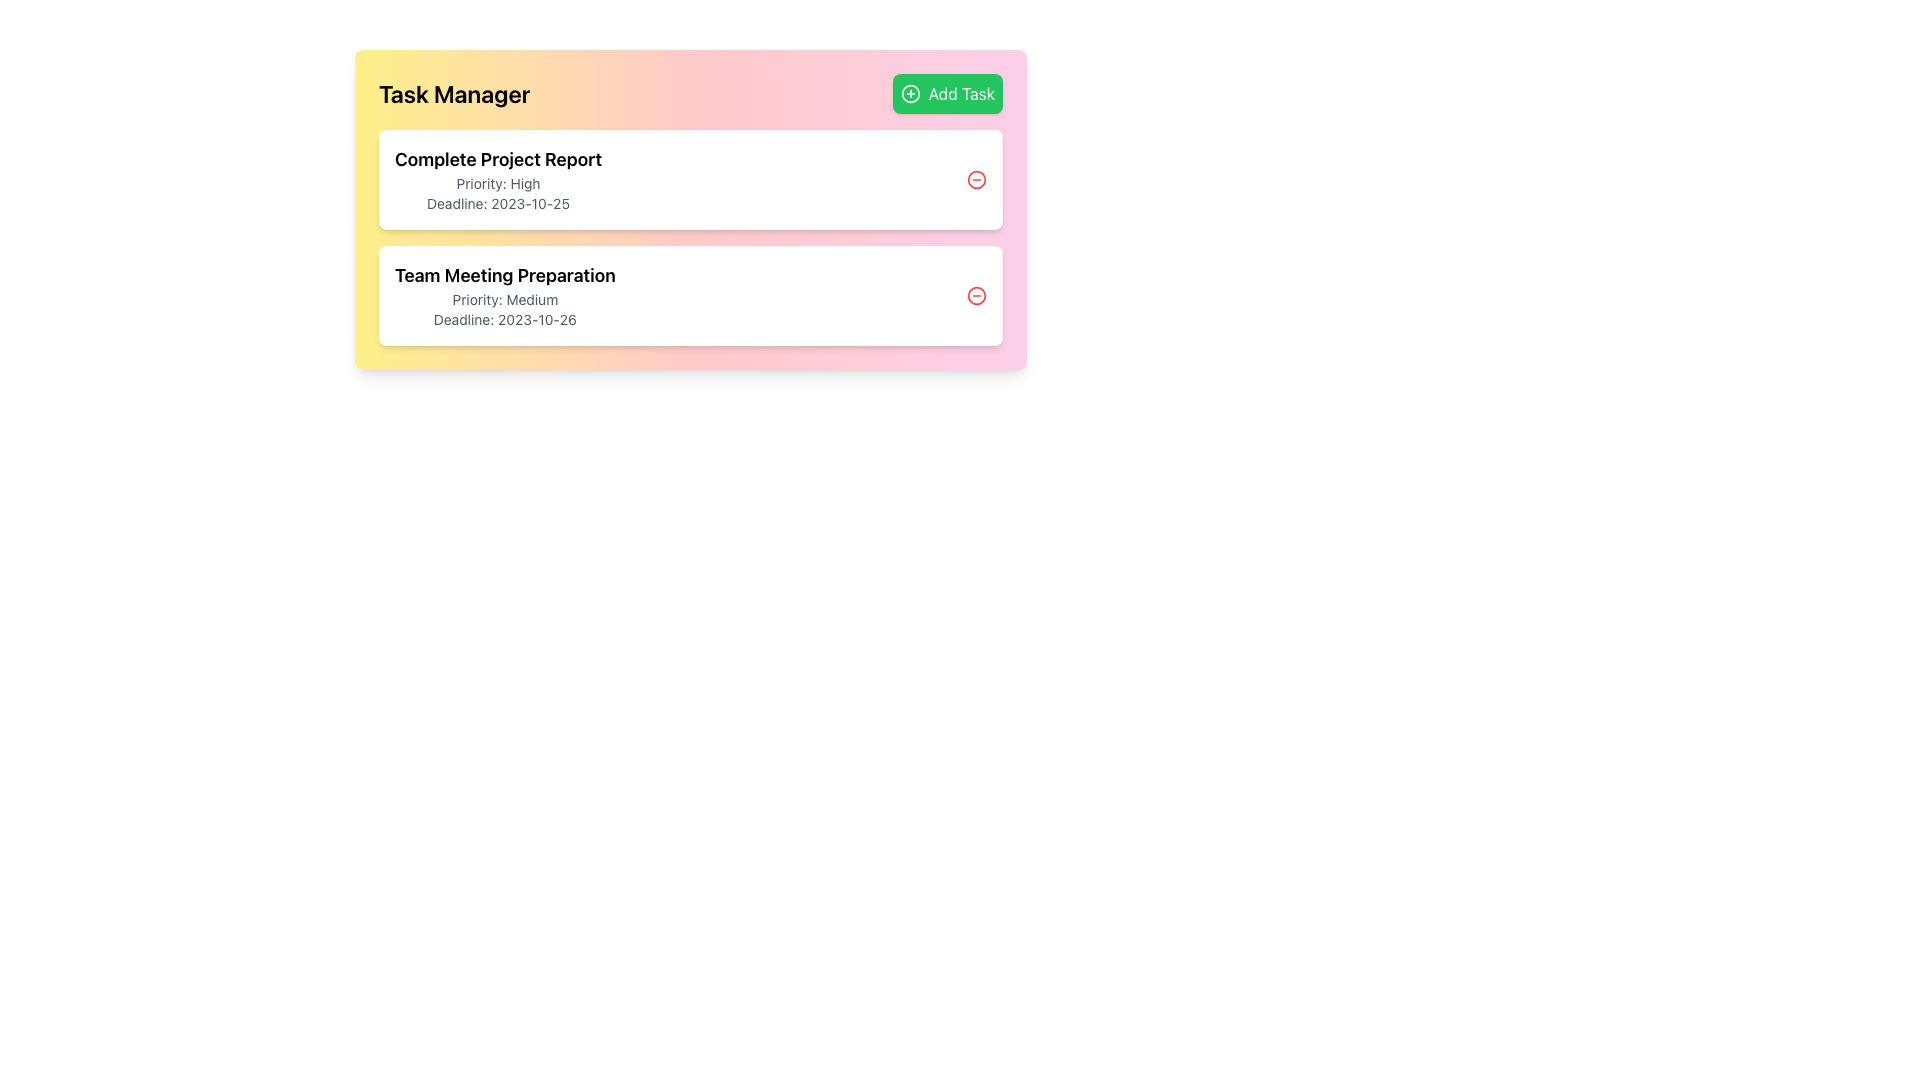 The image size is (1920, 1080). What do you see at coordinates (977, 180) in the screenshot?
I see `the icon button located at the top-right corner of the task card labeled 'Complete Project Report'` at bounding box center [977, 180].